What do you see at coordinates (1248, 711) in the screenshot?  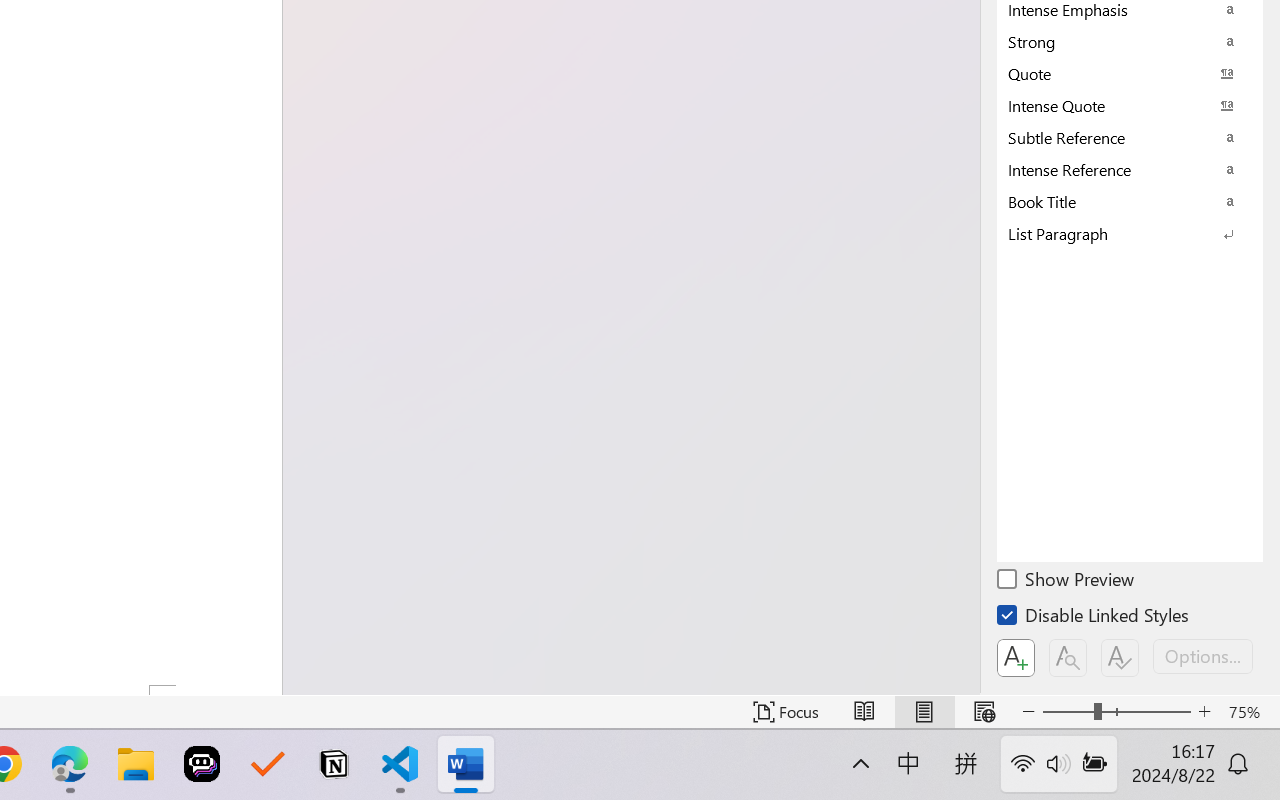 I see `'Zoom 75%'` at bounding box center [1248, 711].